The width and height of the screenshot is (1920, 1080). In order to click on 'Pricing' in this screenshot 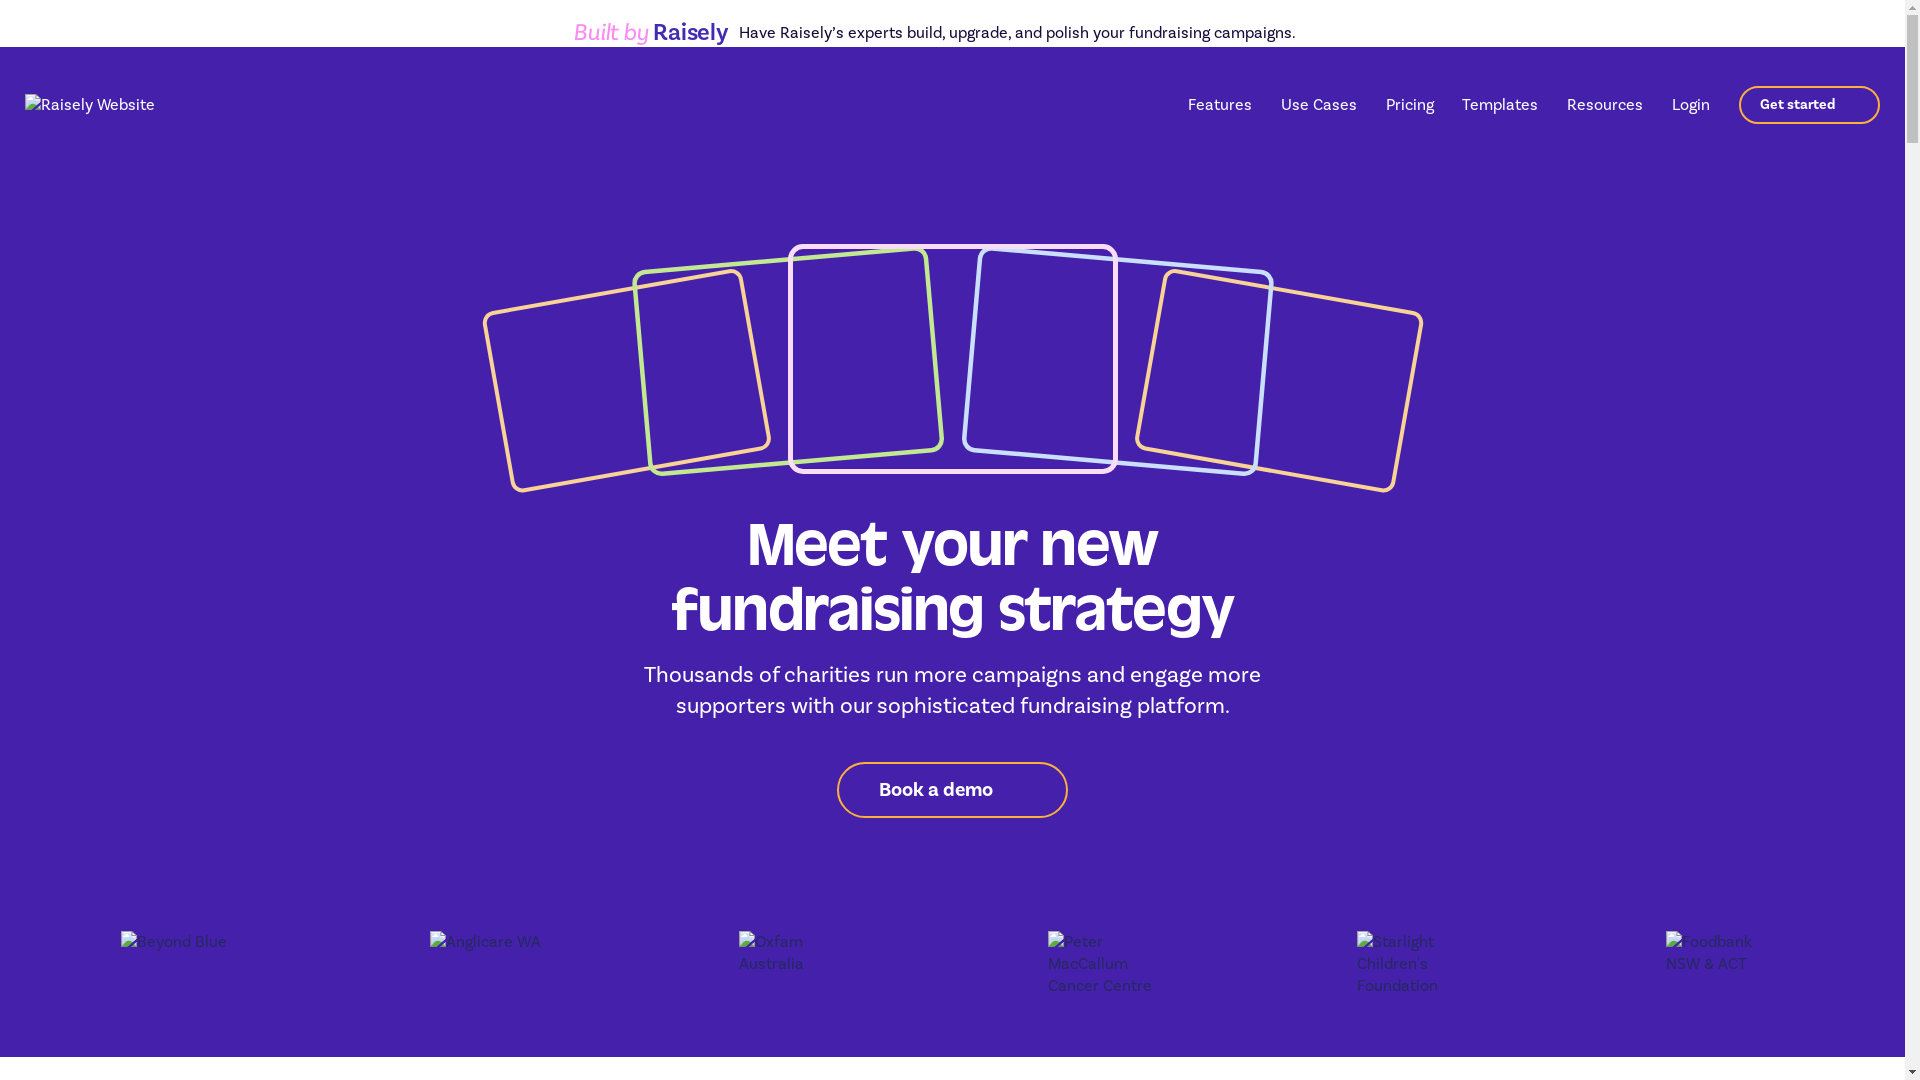, I will do `click(1409, 104)`.